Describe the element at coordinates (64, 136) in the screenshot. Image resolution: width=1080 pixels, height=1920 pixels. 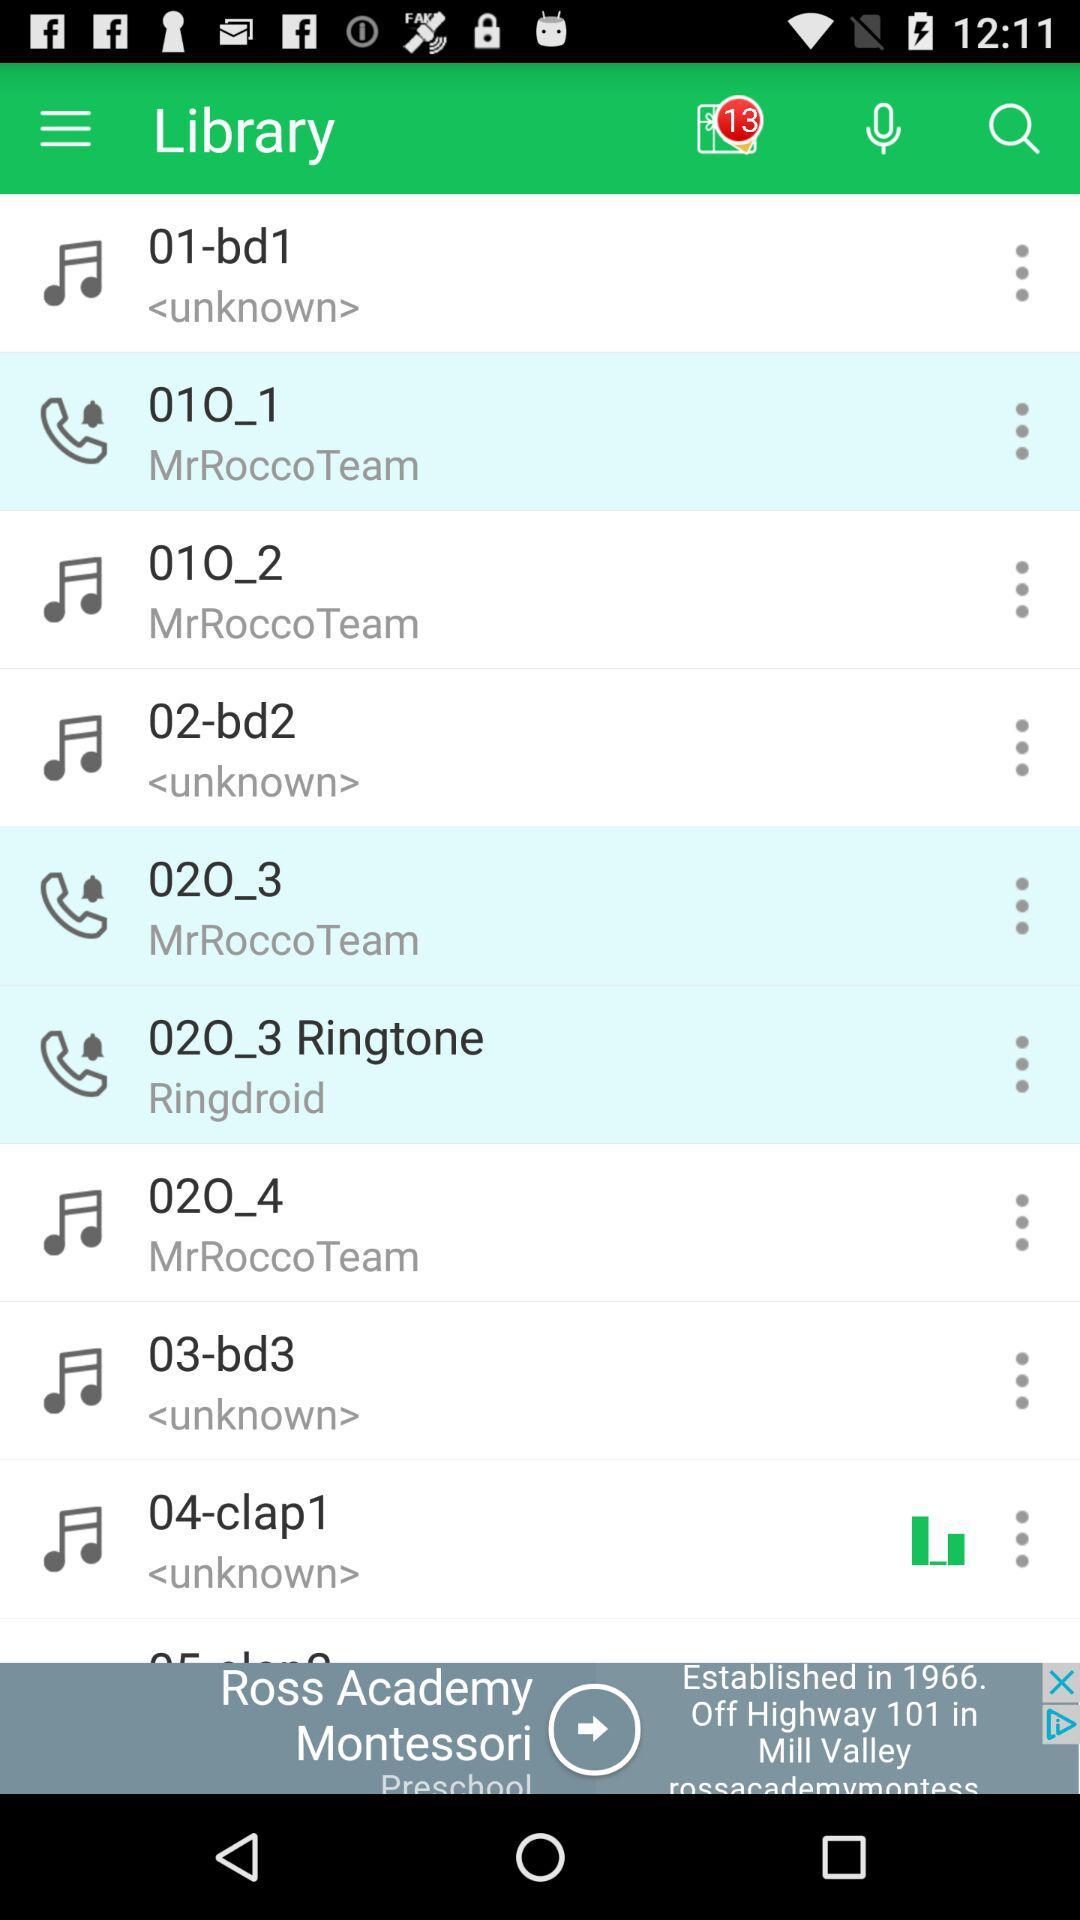
I see `the menu icon` at that location.